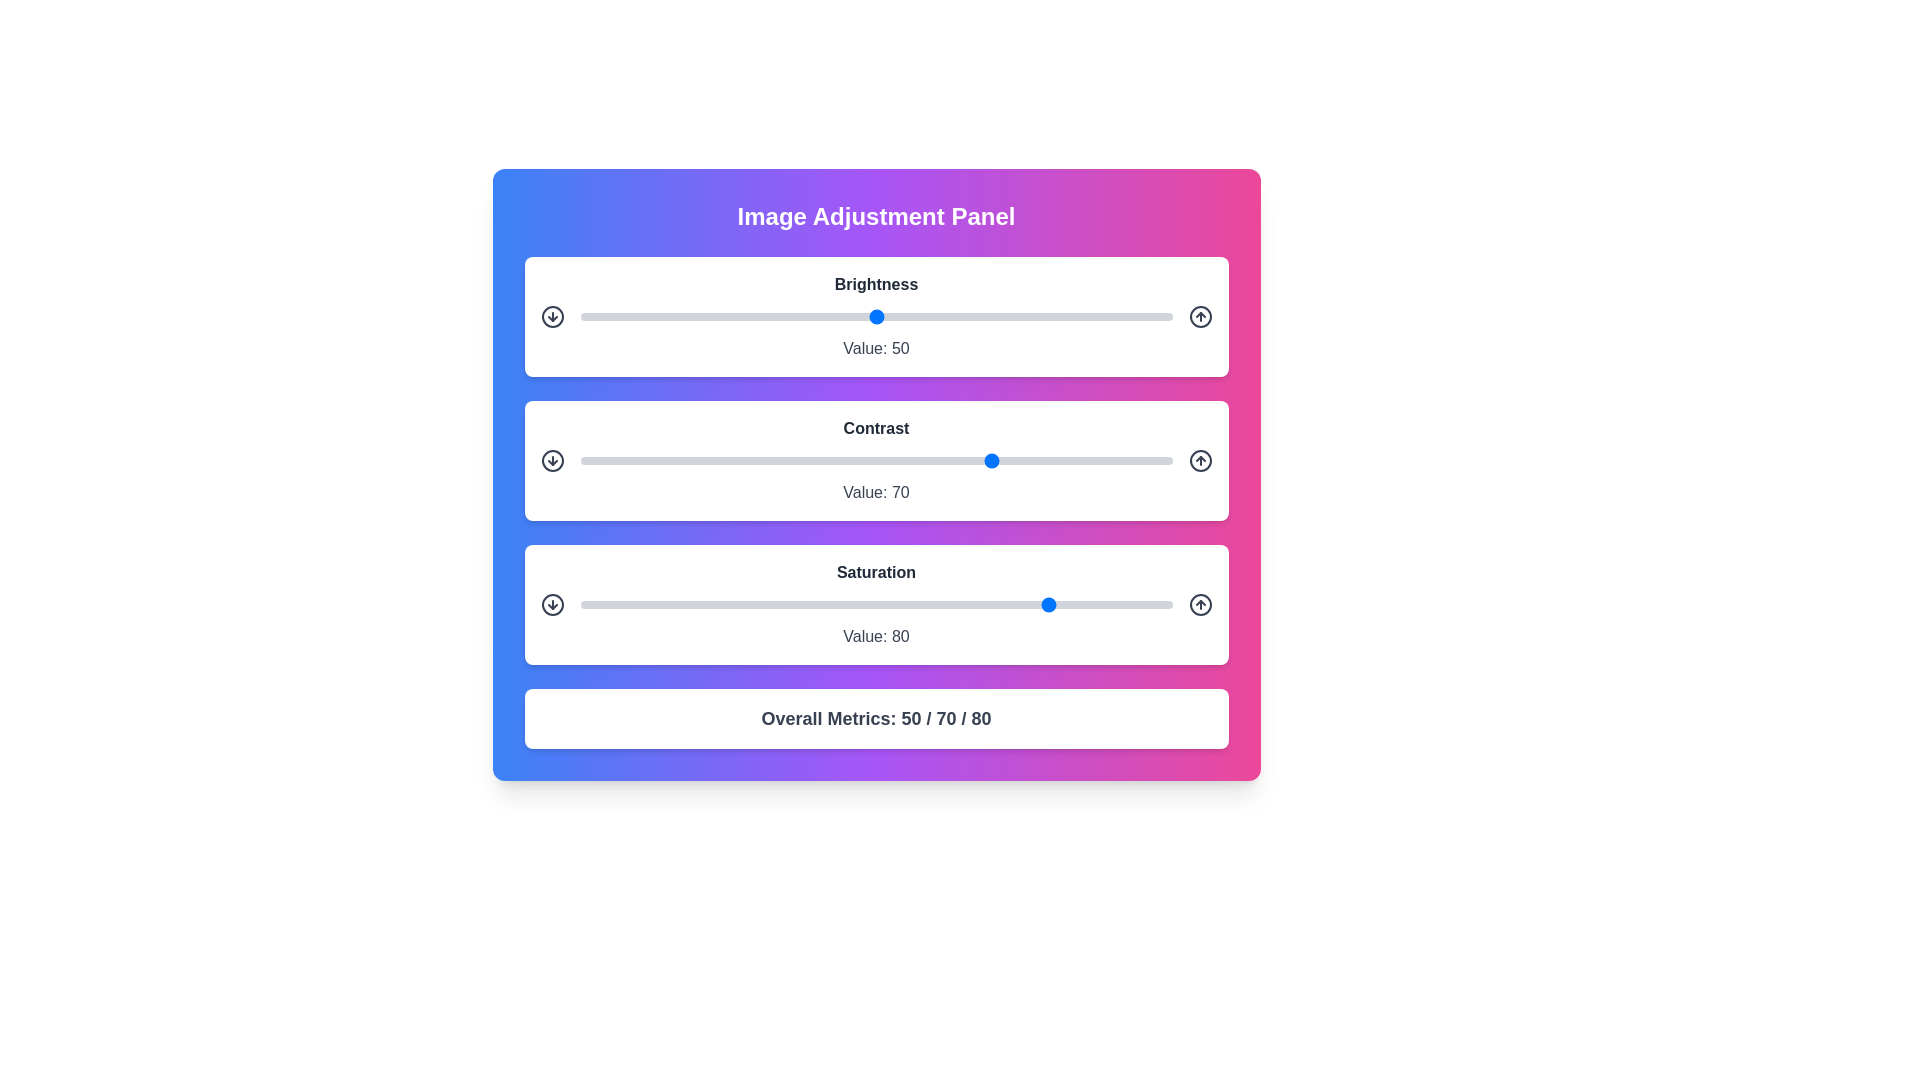  I want to click on the slider value, so click(614, 604).